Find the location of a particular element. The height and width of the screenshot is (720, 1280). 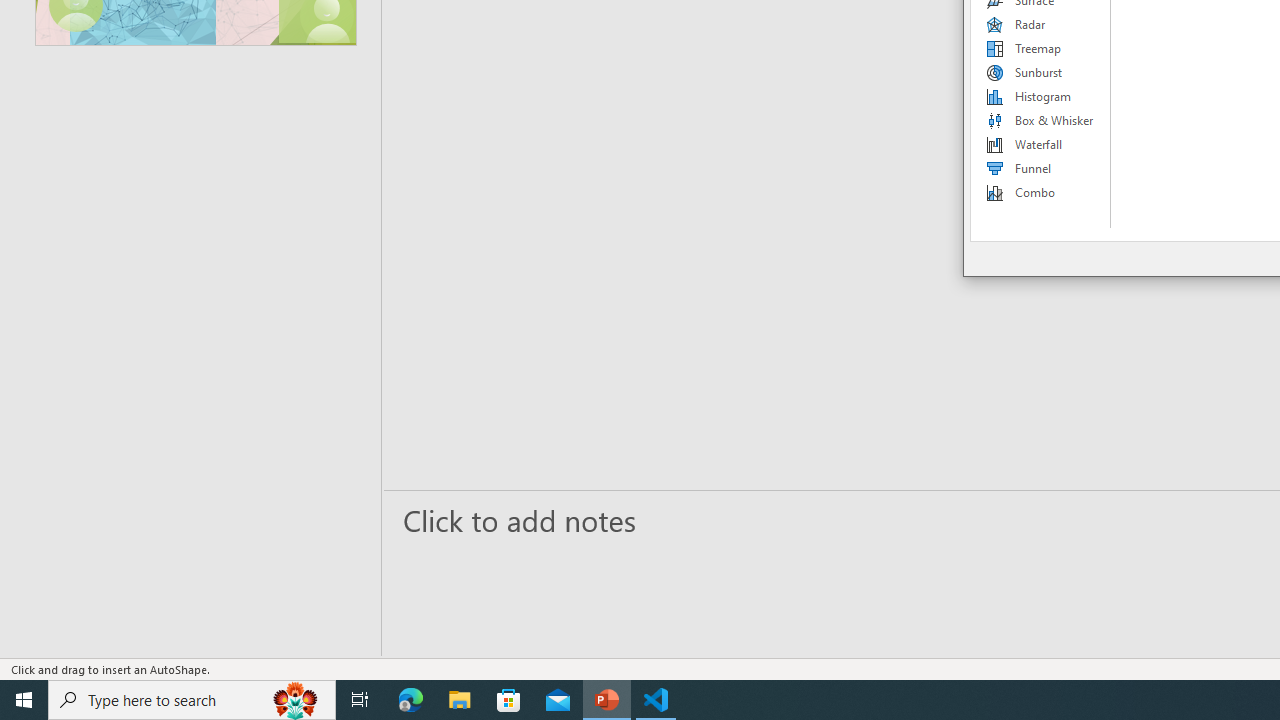

'Radar' is located at coordinates (1040, 24).